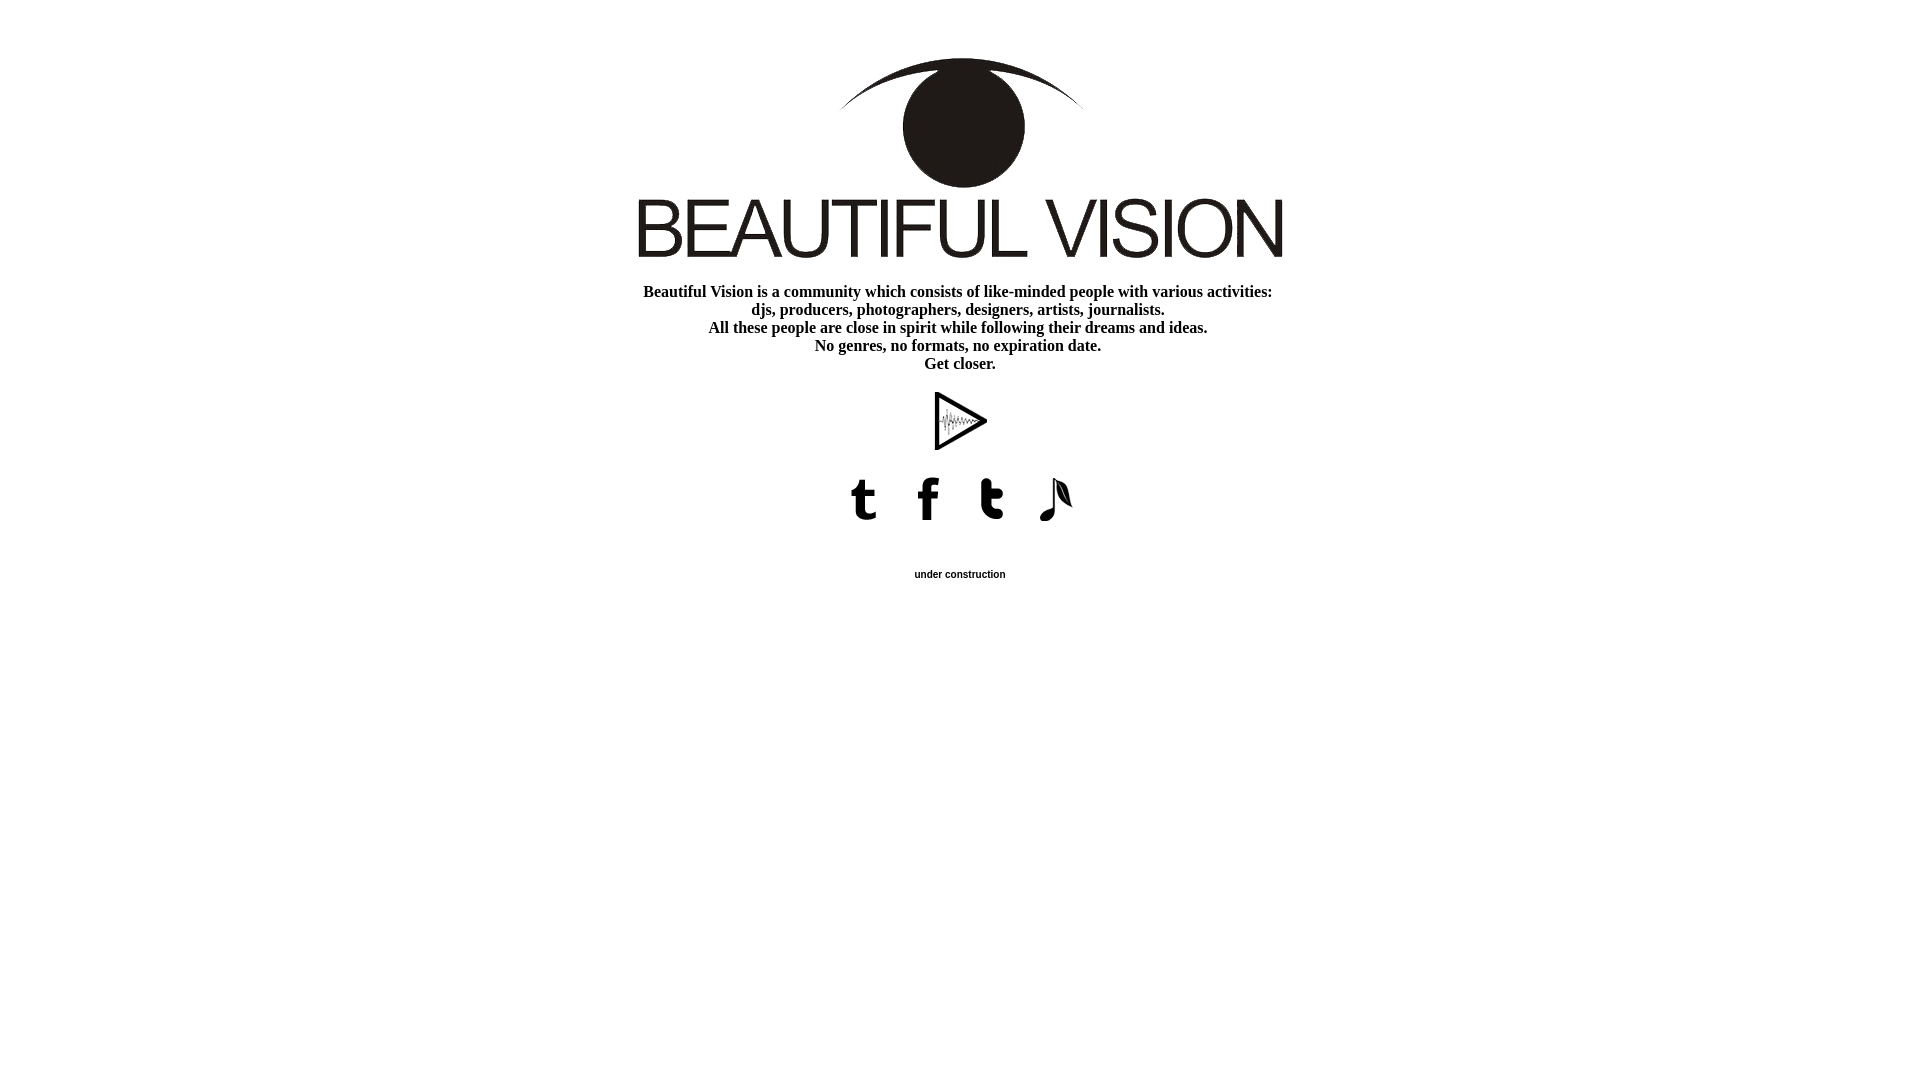 Image resolution: width=1920 pixels, height=1080 pixels. Describe the element at coordinates (992, 522) in the screenshot. I see `'Beautiful Vision on Twitter'` at that location.